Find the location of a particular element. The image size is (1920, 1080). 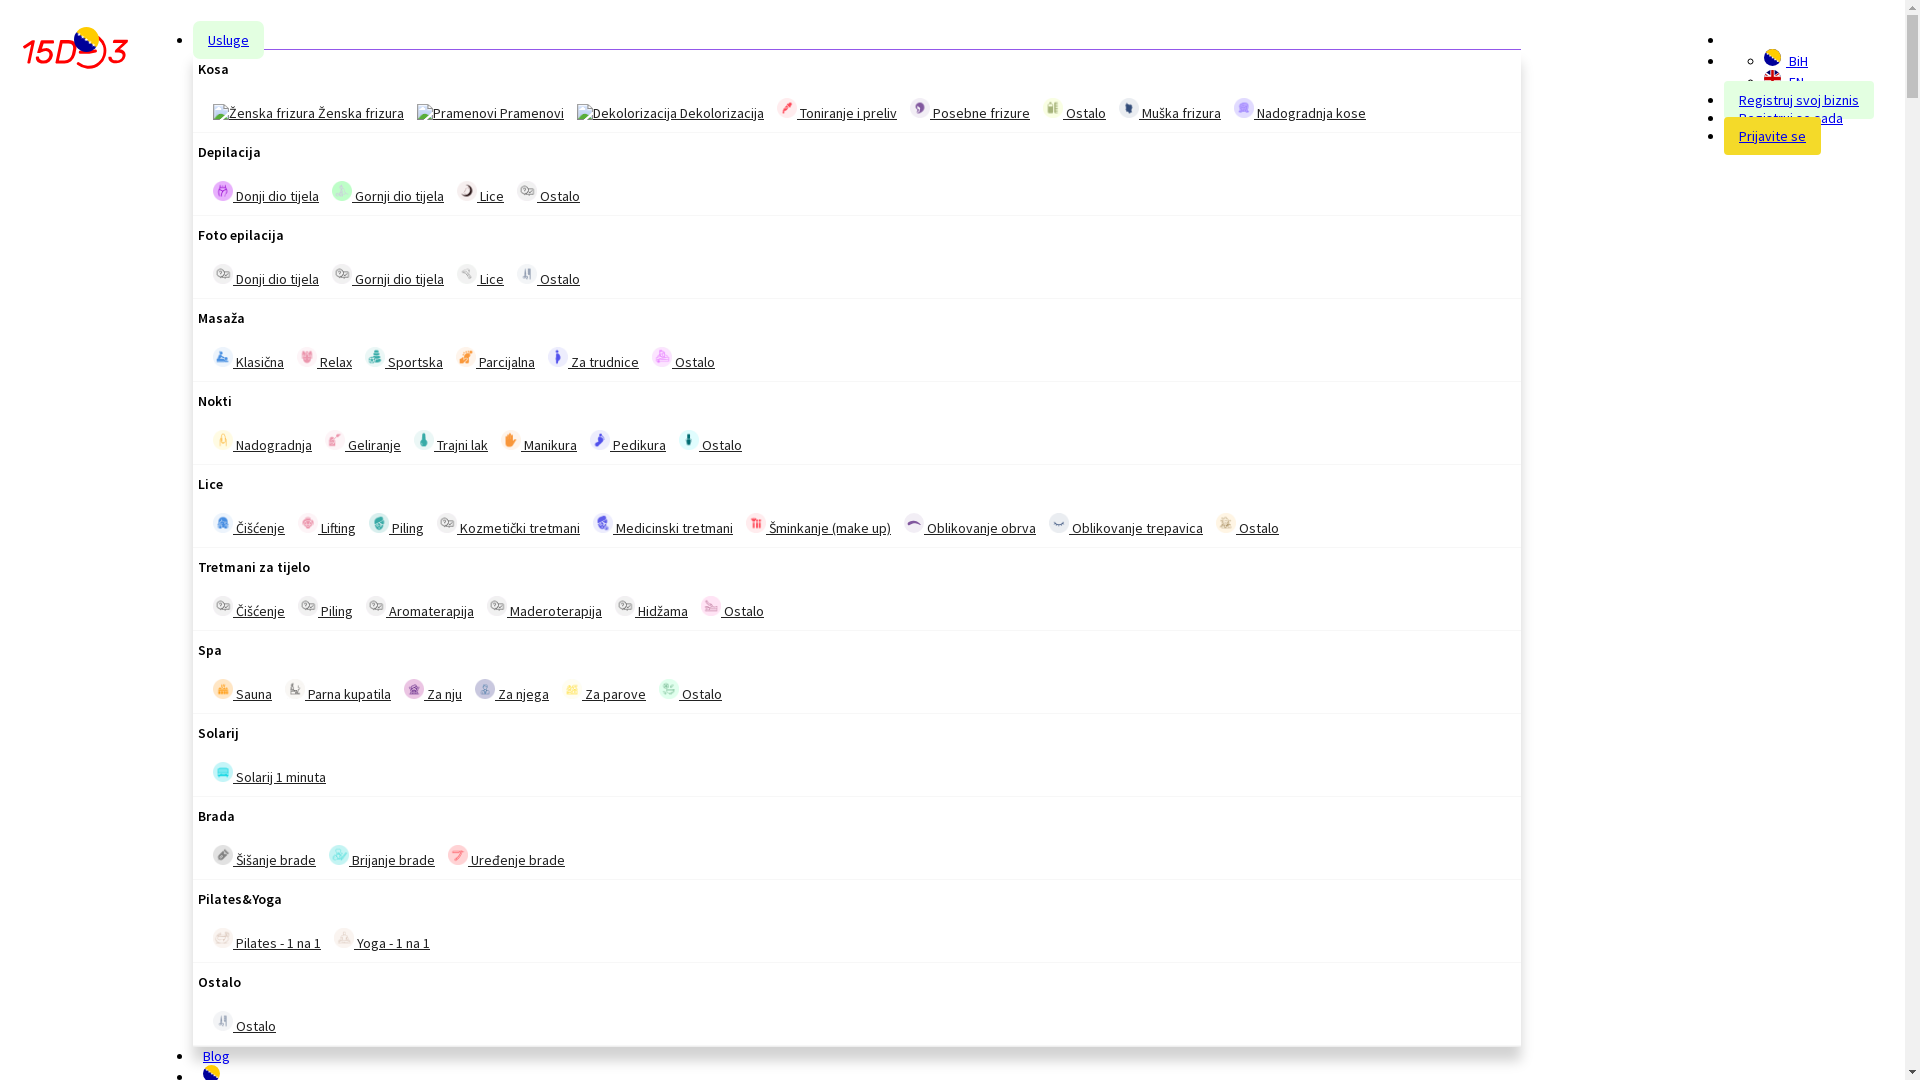

'Lifting' is located at coordinates (291, 523).